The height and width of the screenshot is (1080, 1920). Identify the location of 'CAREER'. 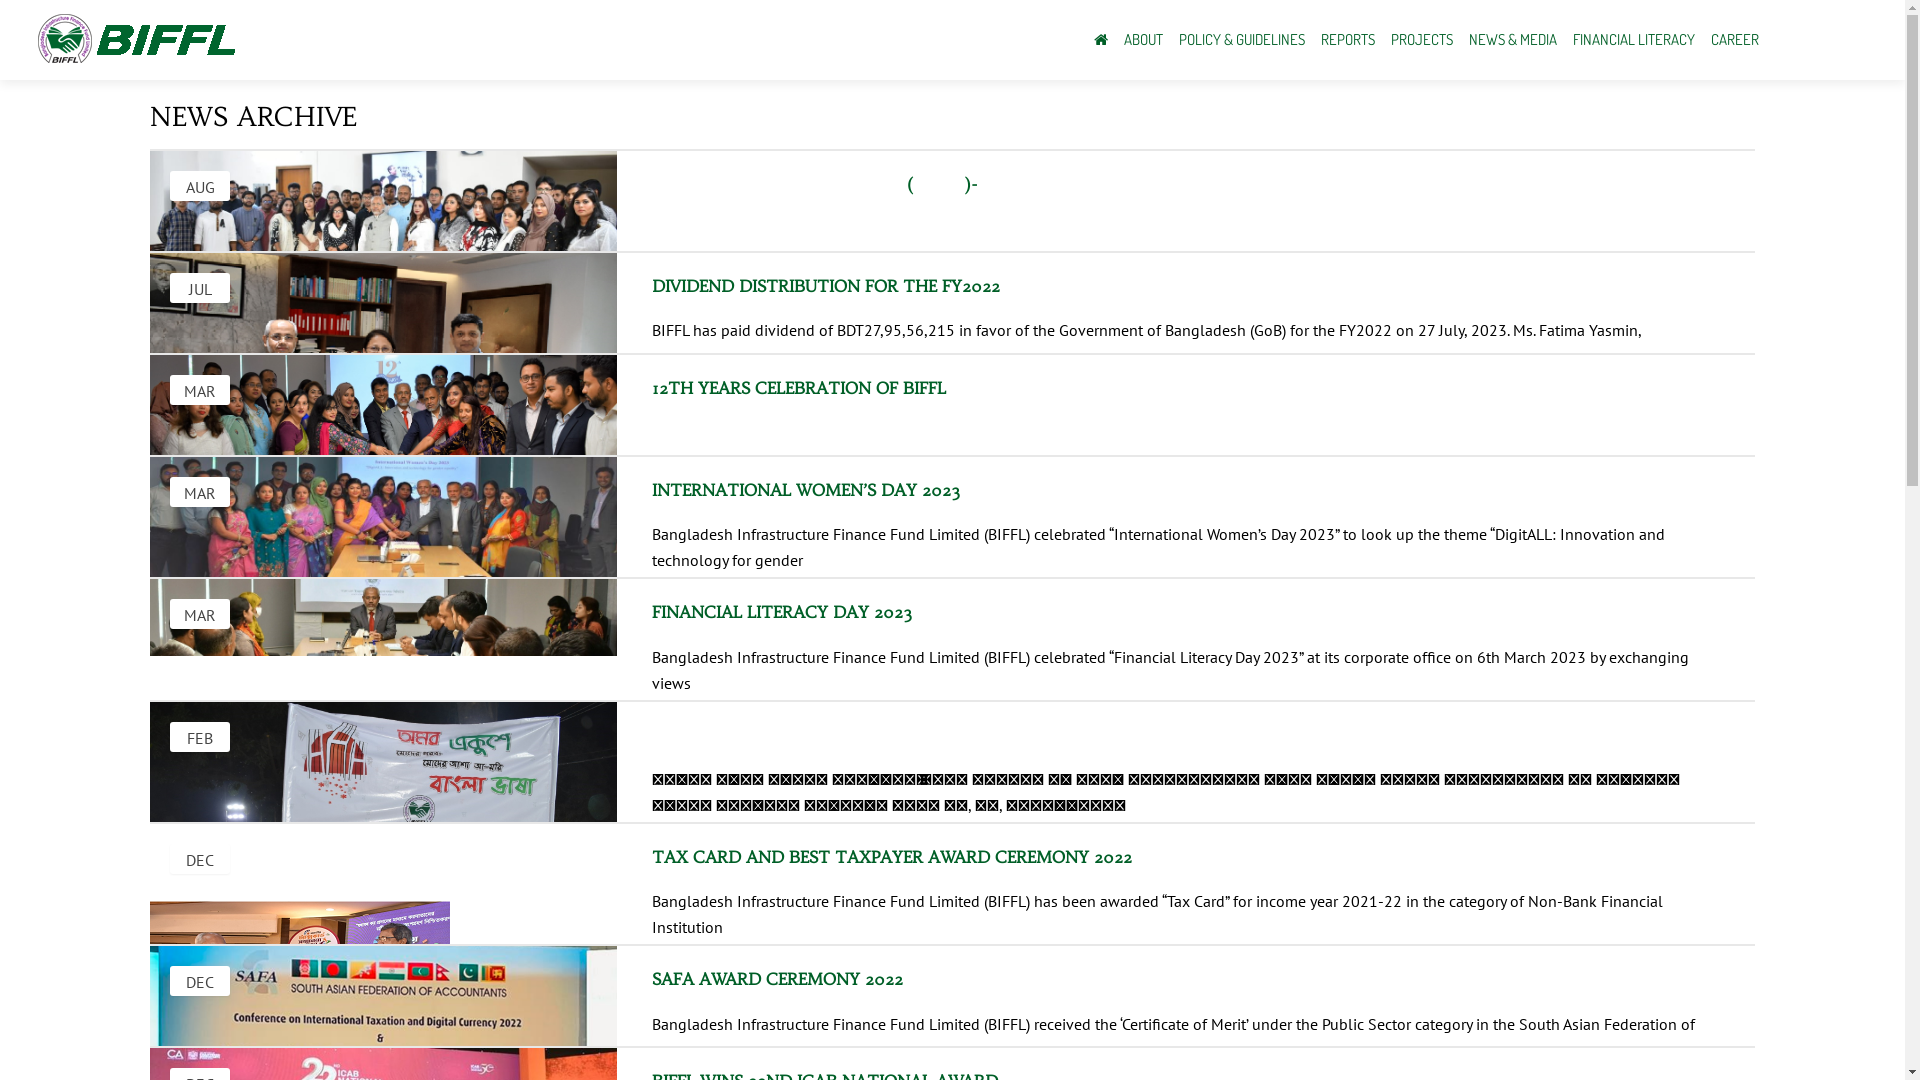
(1733, 39).